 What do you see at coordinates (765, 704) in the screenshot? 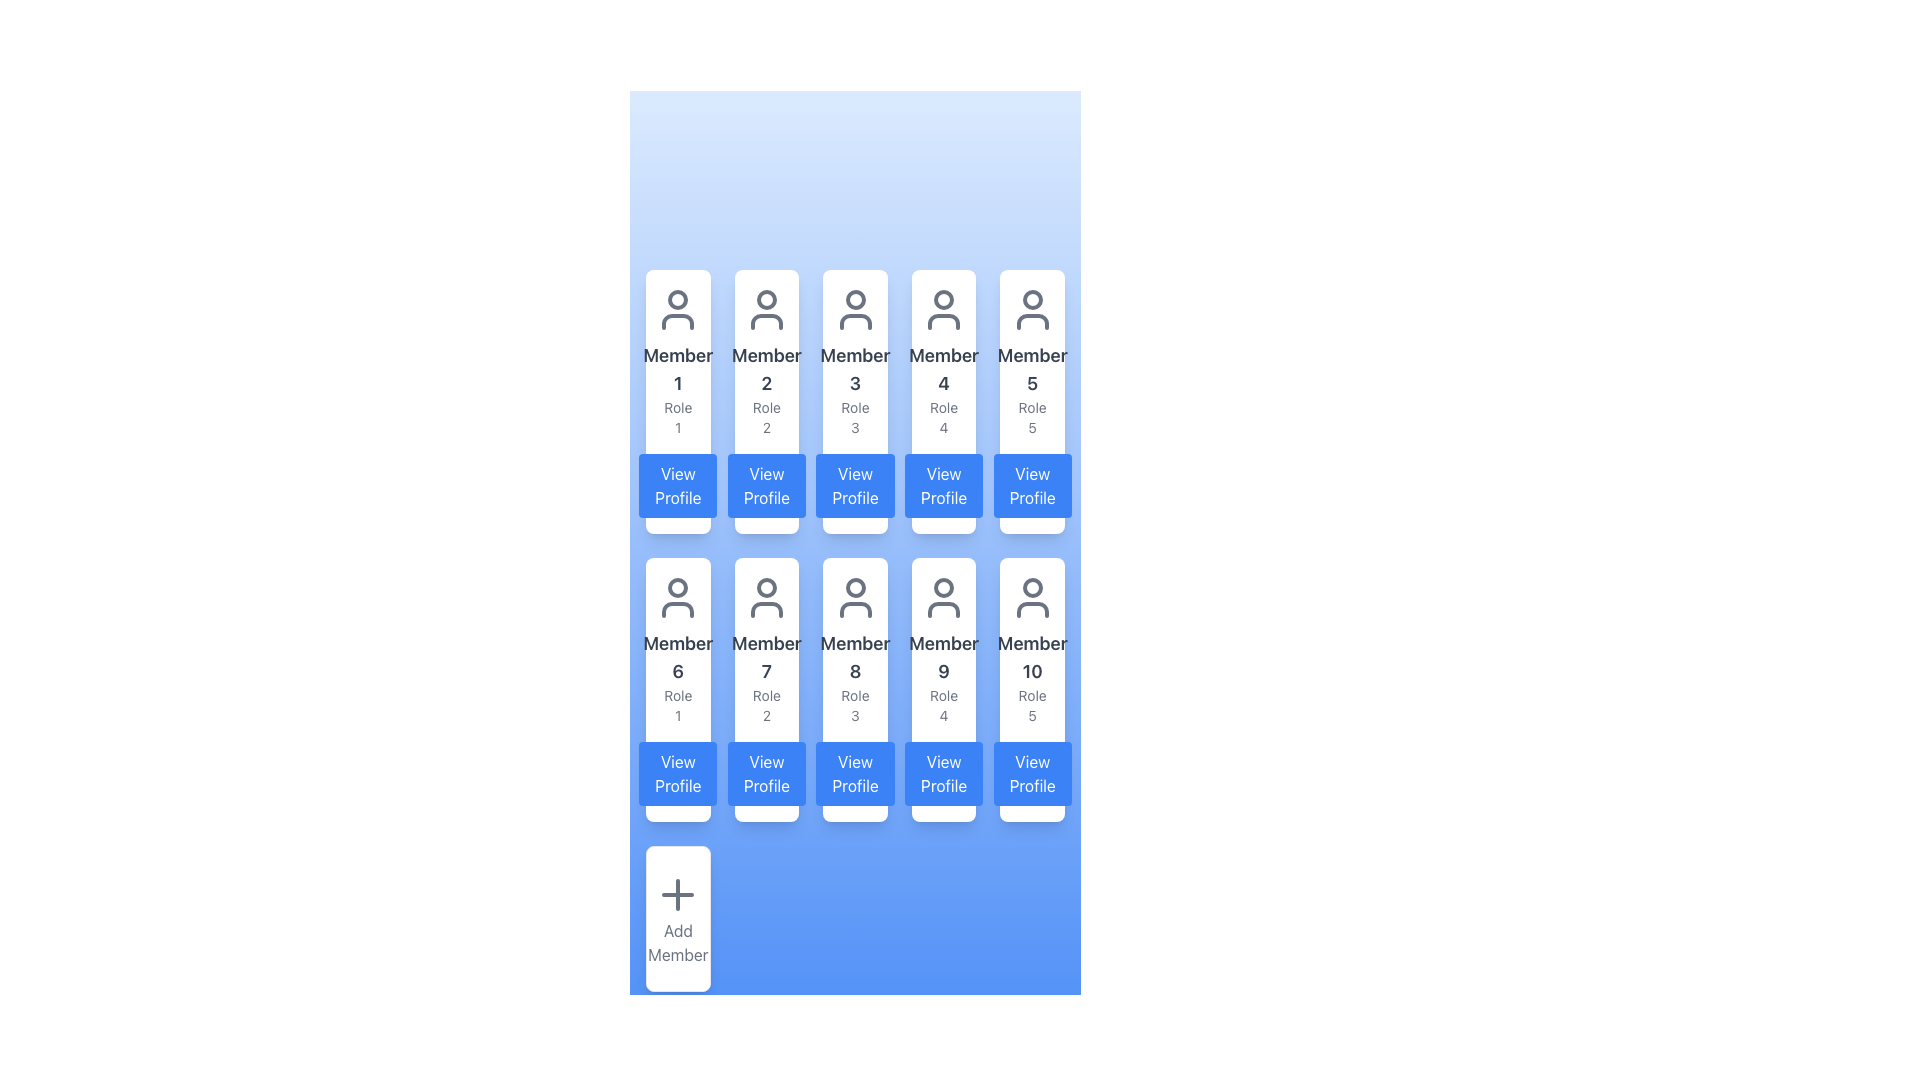
I see `the text label that provides supplementary description, located below 'Member 7' and above the 'View Profile' button in the profile information layout` at bounding box center [765, 704].